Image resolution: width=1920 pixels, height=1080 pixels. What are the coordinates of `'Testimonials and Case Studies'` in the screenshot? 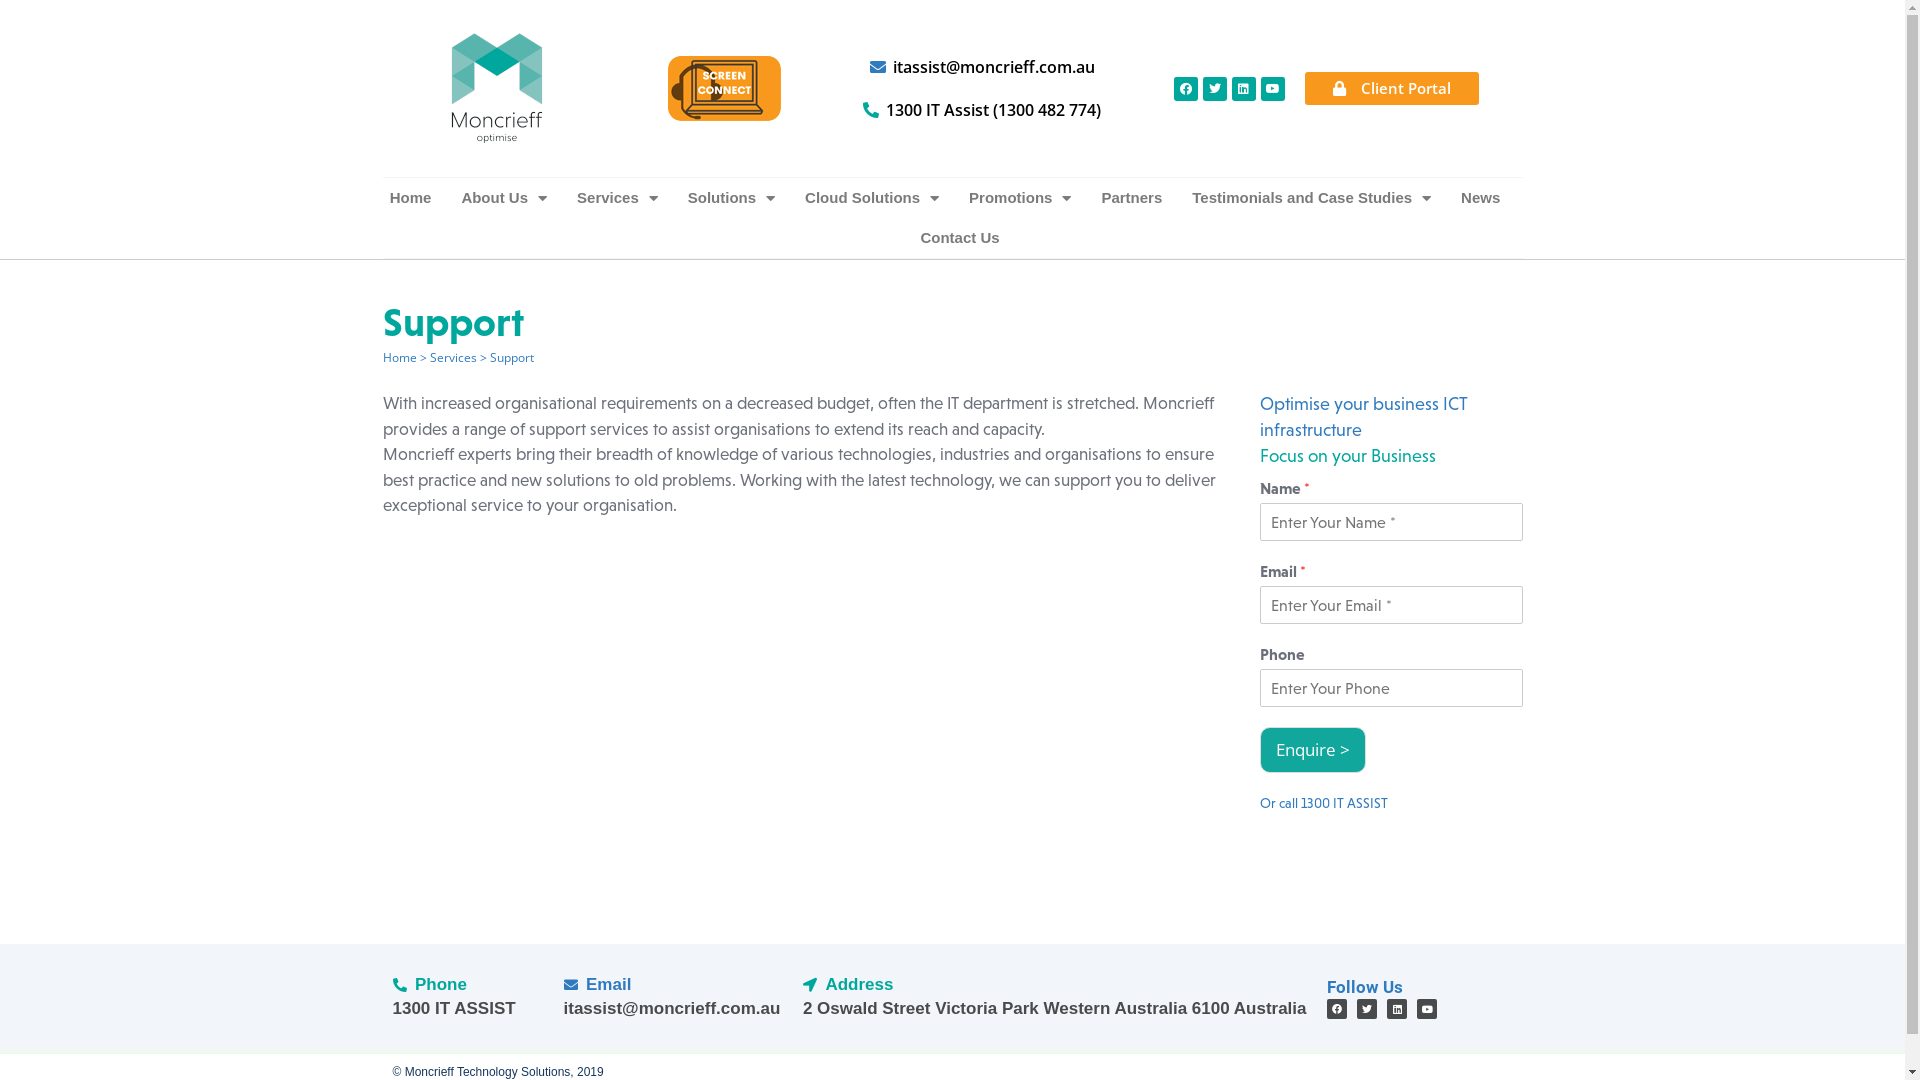 It's located at (1311, 197).